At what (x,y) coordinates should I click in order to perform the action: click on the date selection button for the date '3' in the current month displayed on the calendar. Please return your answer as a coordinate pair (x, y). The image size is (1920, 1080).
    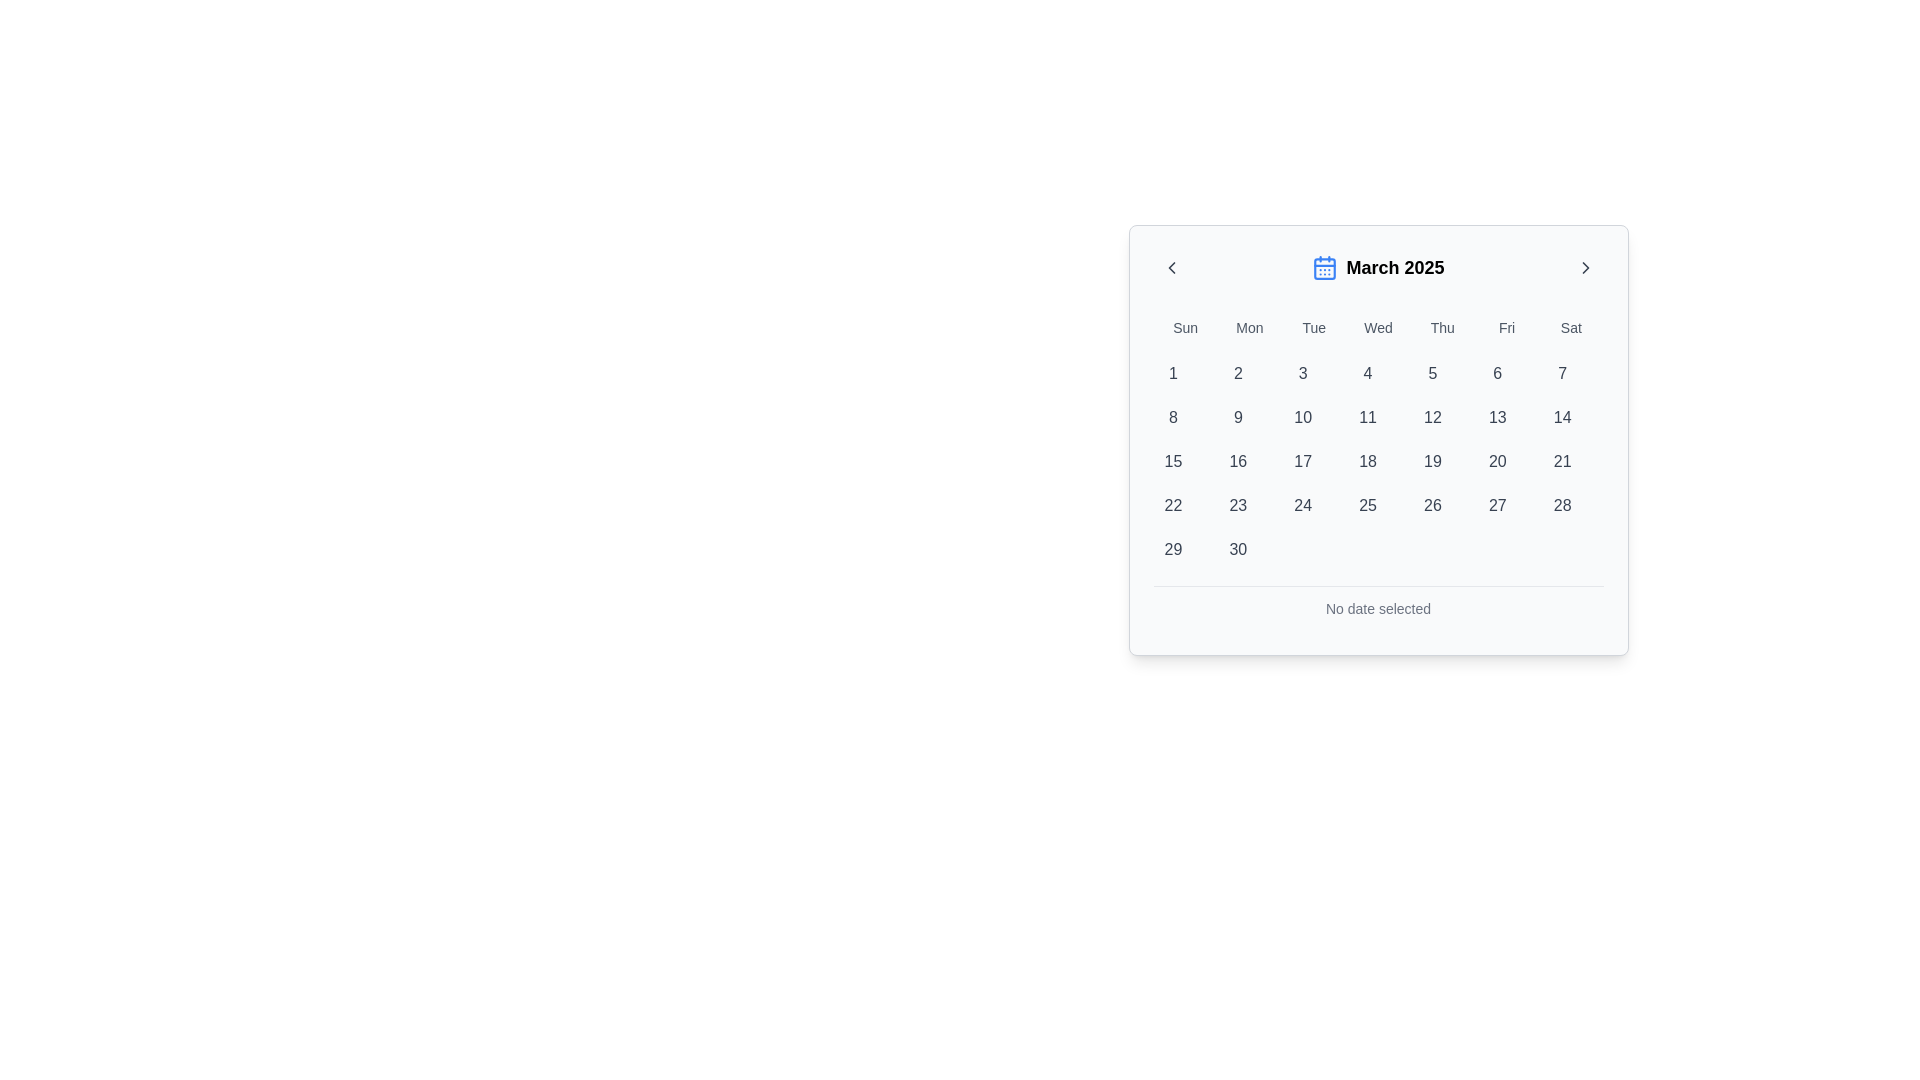
    Looking at the image, I should click on (1303, 374).